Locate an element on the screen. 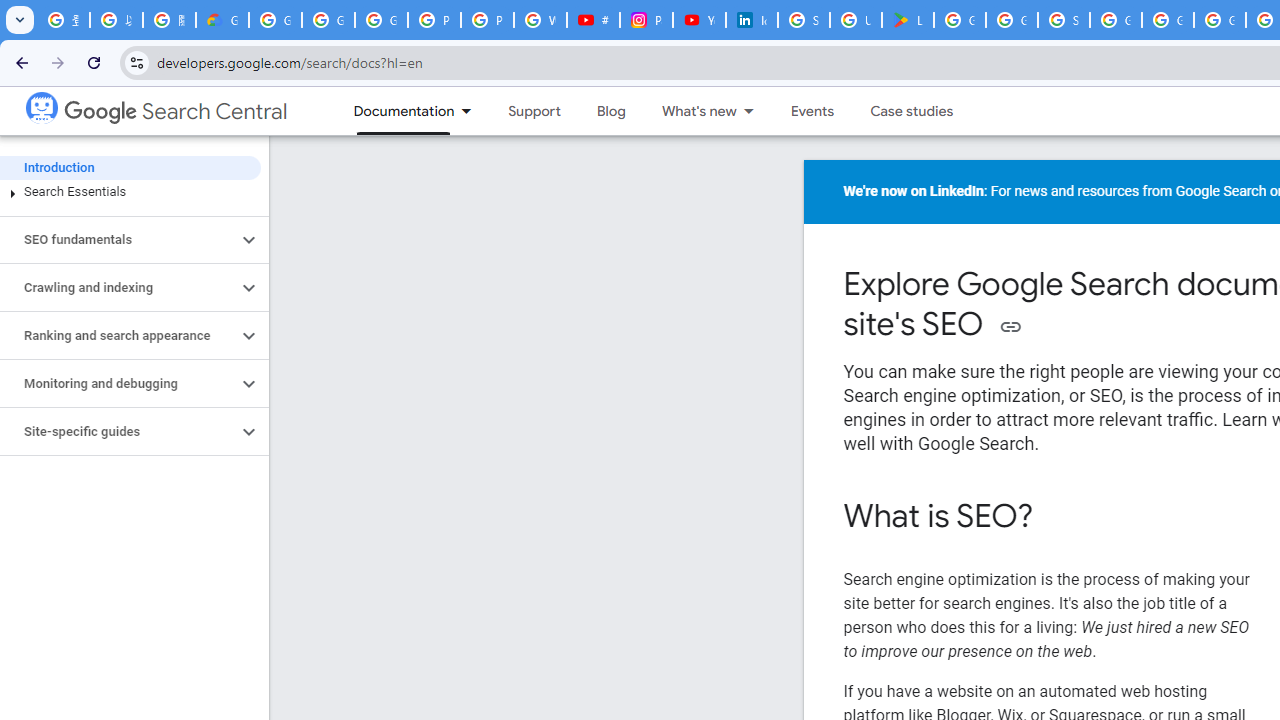 This screenshot has height=720, width=1280. 'What' is located at coordinates (689, 111).